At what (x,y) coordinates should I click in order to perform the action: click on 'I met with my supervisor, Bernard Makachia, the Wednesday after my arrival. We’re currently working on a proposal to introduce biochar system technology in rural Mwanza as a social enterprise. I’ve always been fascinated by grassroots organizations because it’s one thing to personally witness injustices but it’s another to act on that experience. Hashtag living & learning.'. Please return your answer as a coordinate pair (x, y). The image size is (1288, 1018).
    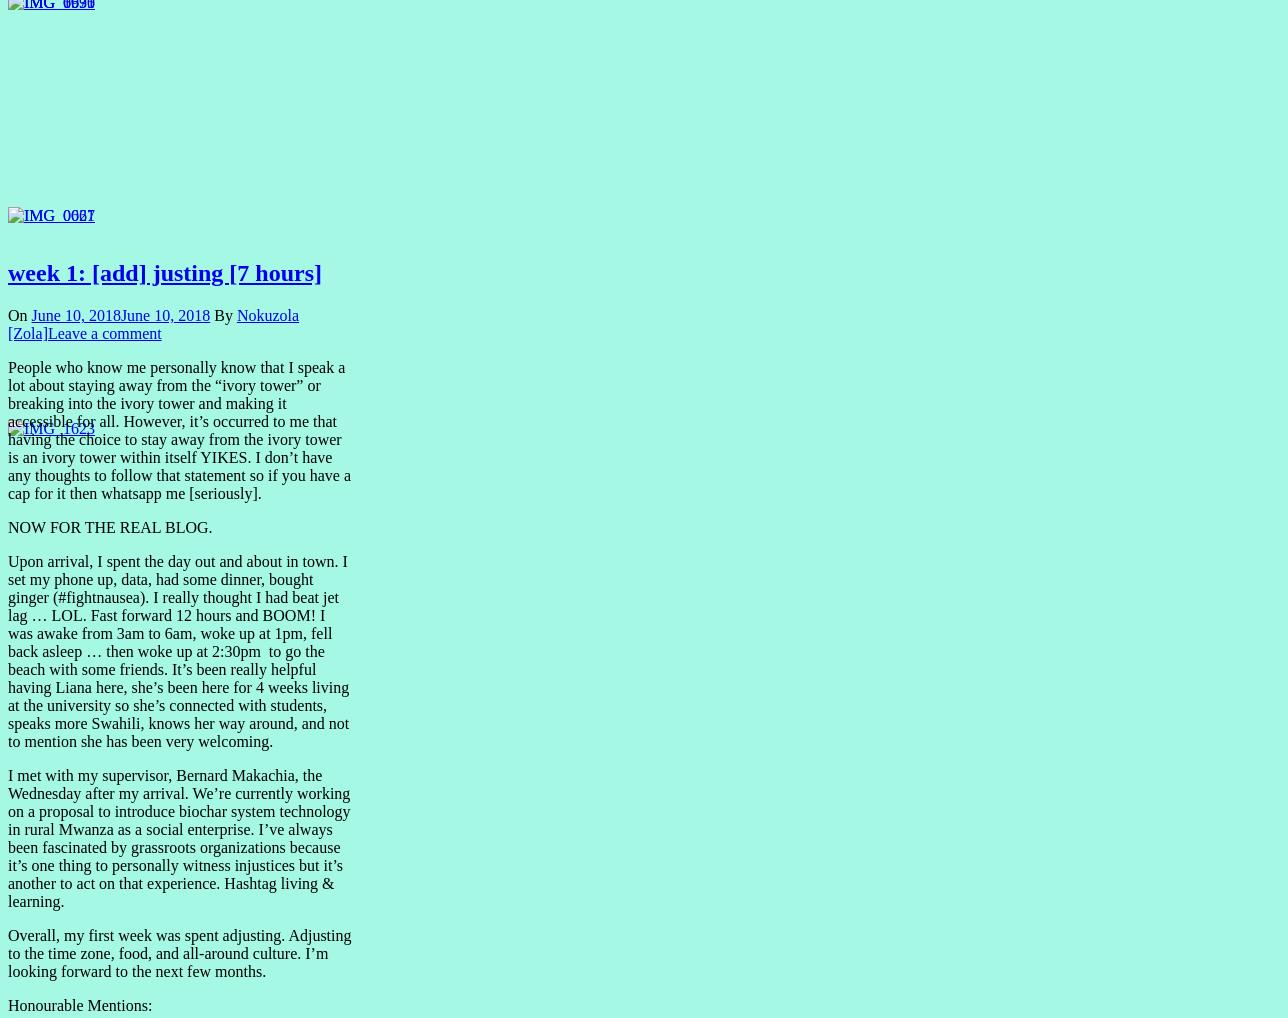
    Looking at the image, I should click on (7, 837).